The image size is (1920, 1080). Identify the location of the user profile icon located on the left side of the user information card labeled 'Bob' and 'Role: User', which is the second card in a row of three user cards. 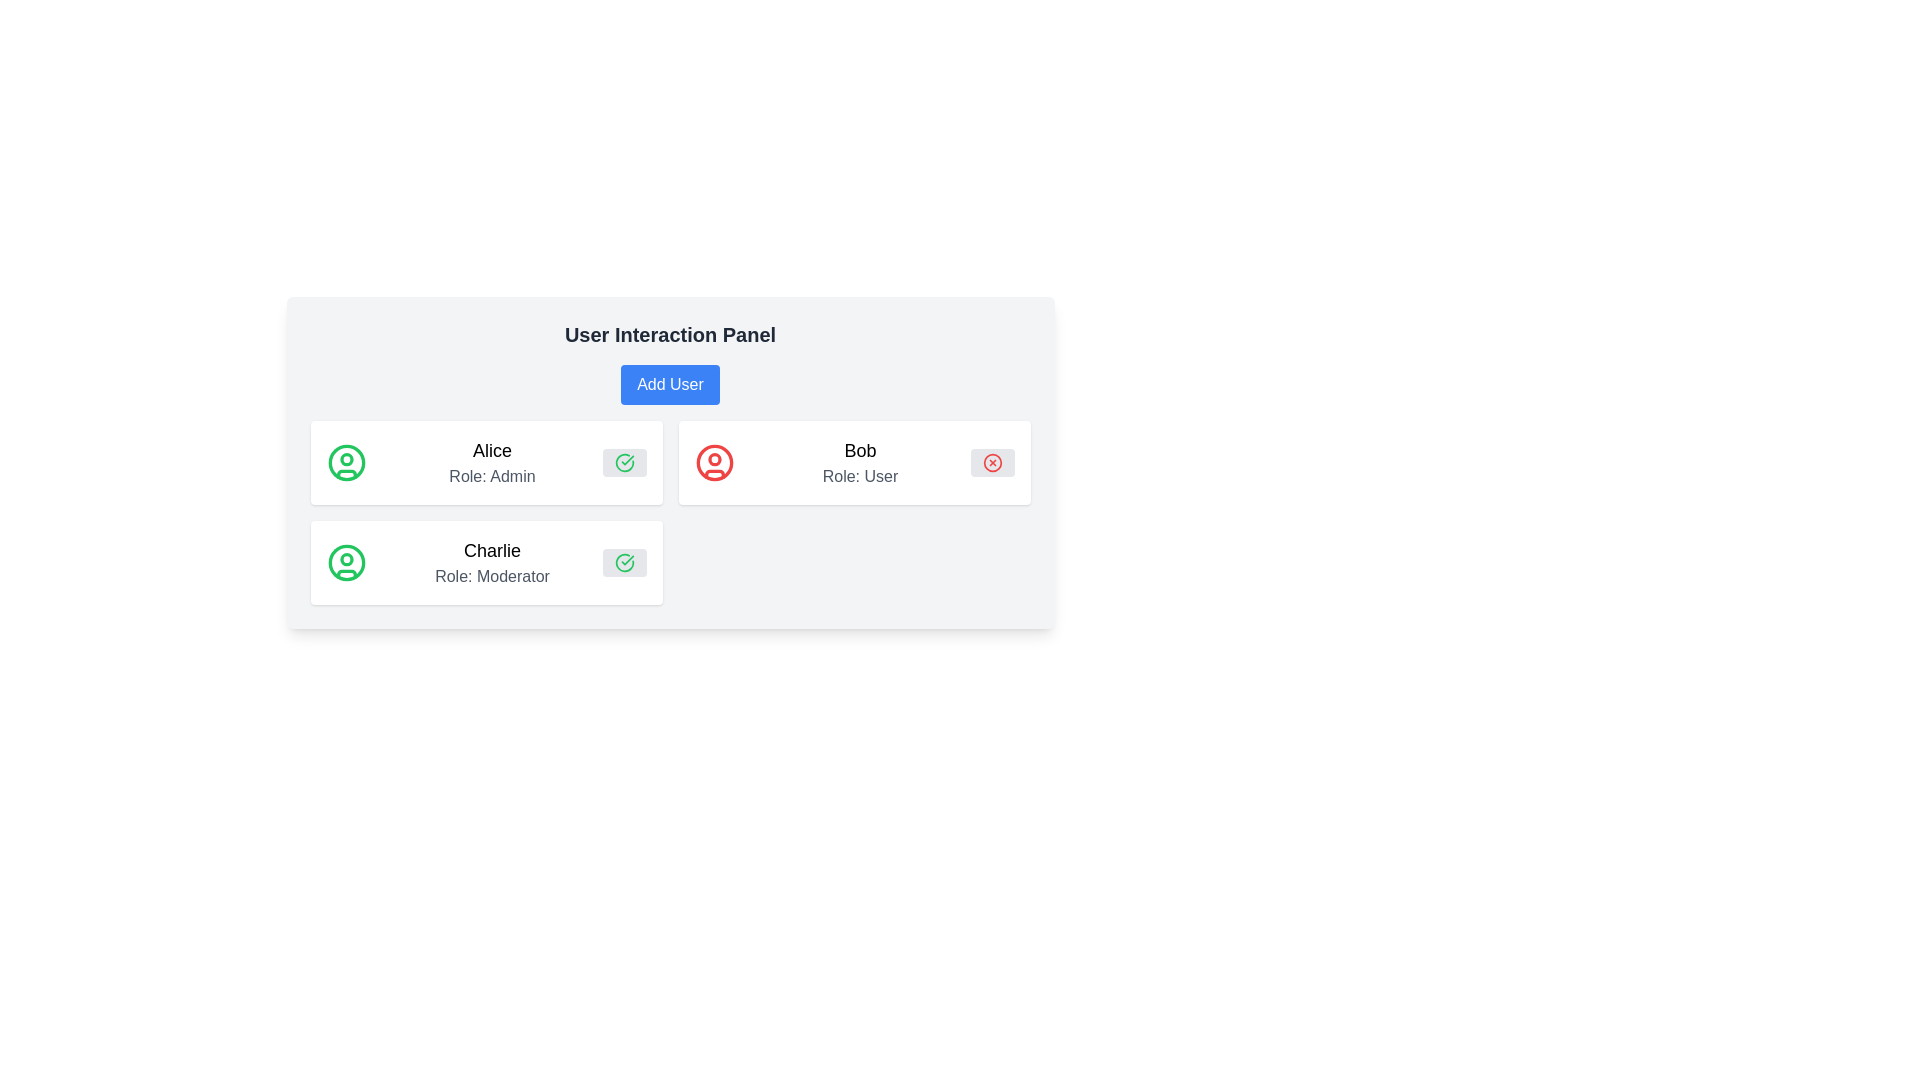
(714, 462).